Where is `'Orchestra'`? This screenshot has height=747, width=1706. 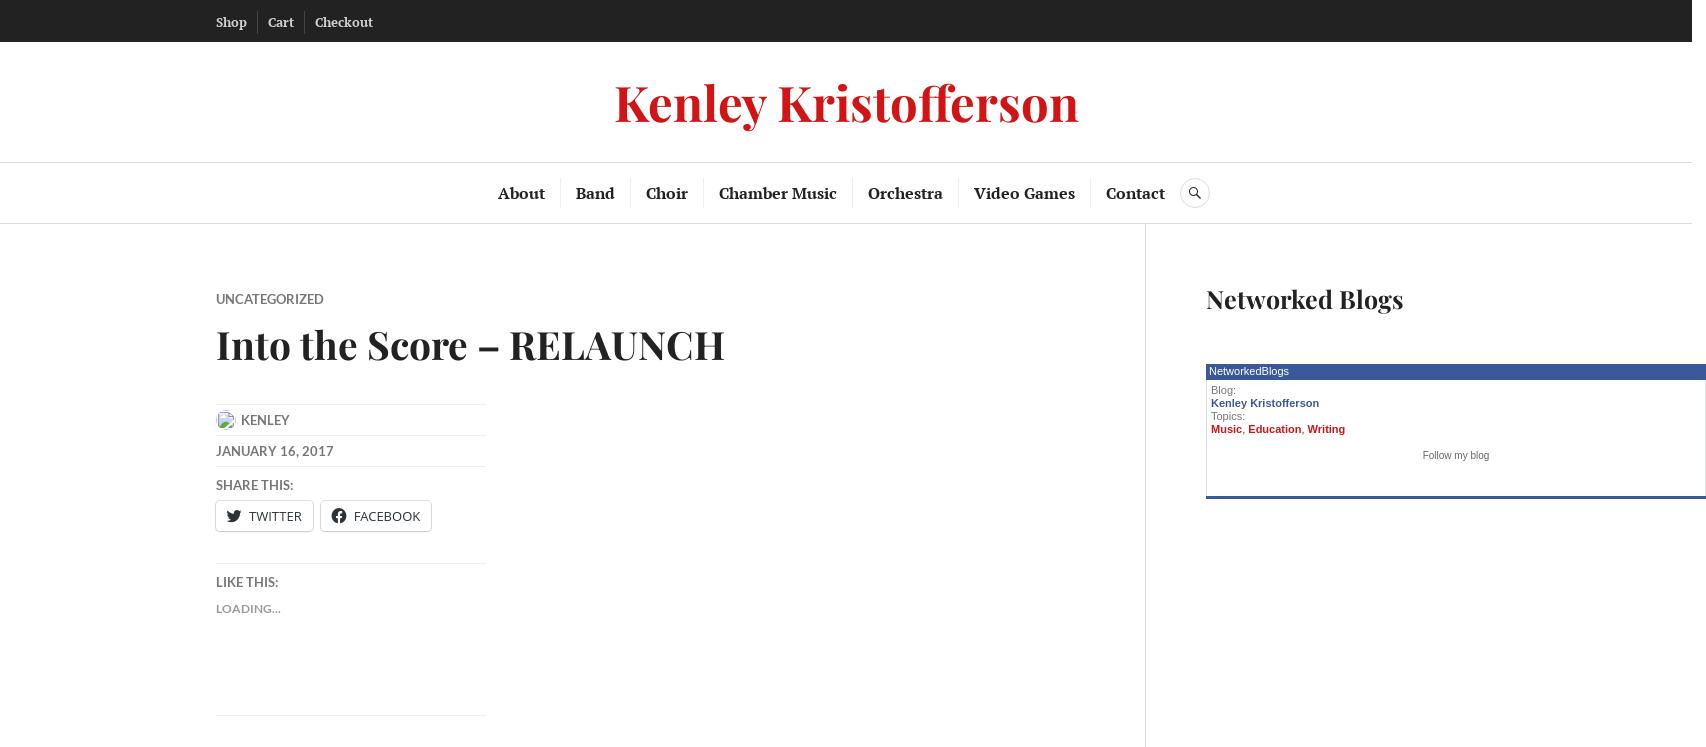
'Orchestra' is located at coordinates (904, 193).